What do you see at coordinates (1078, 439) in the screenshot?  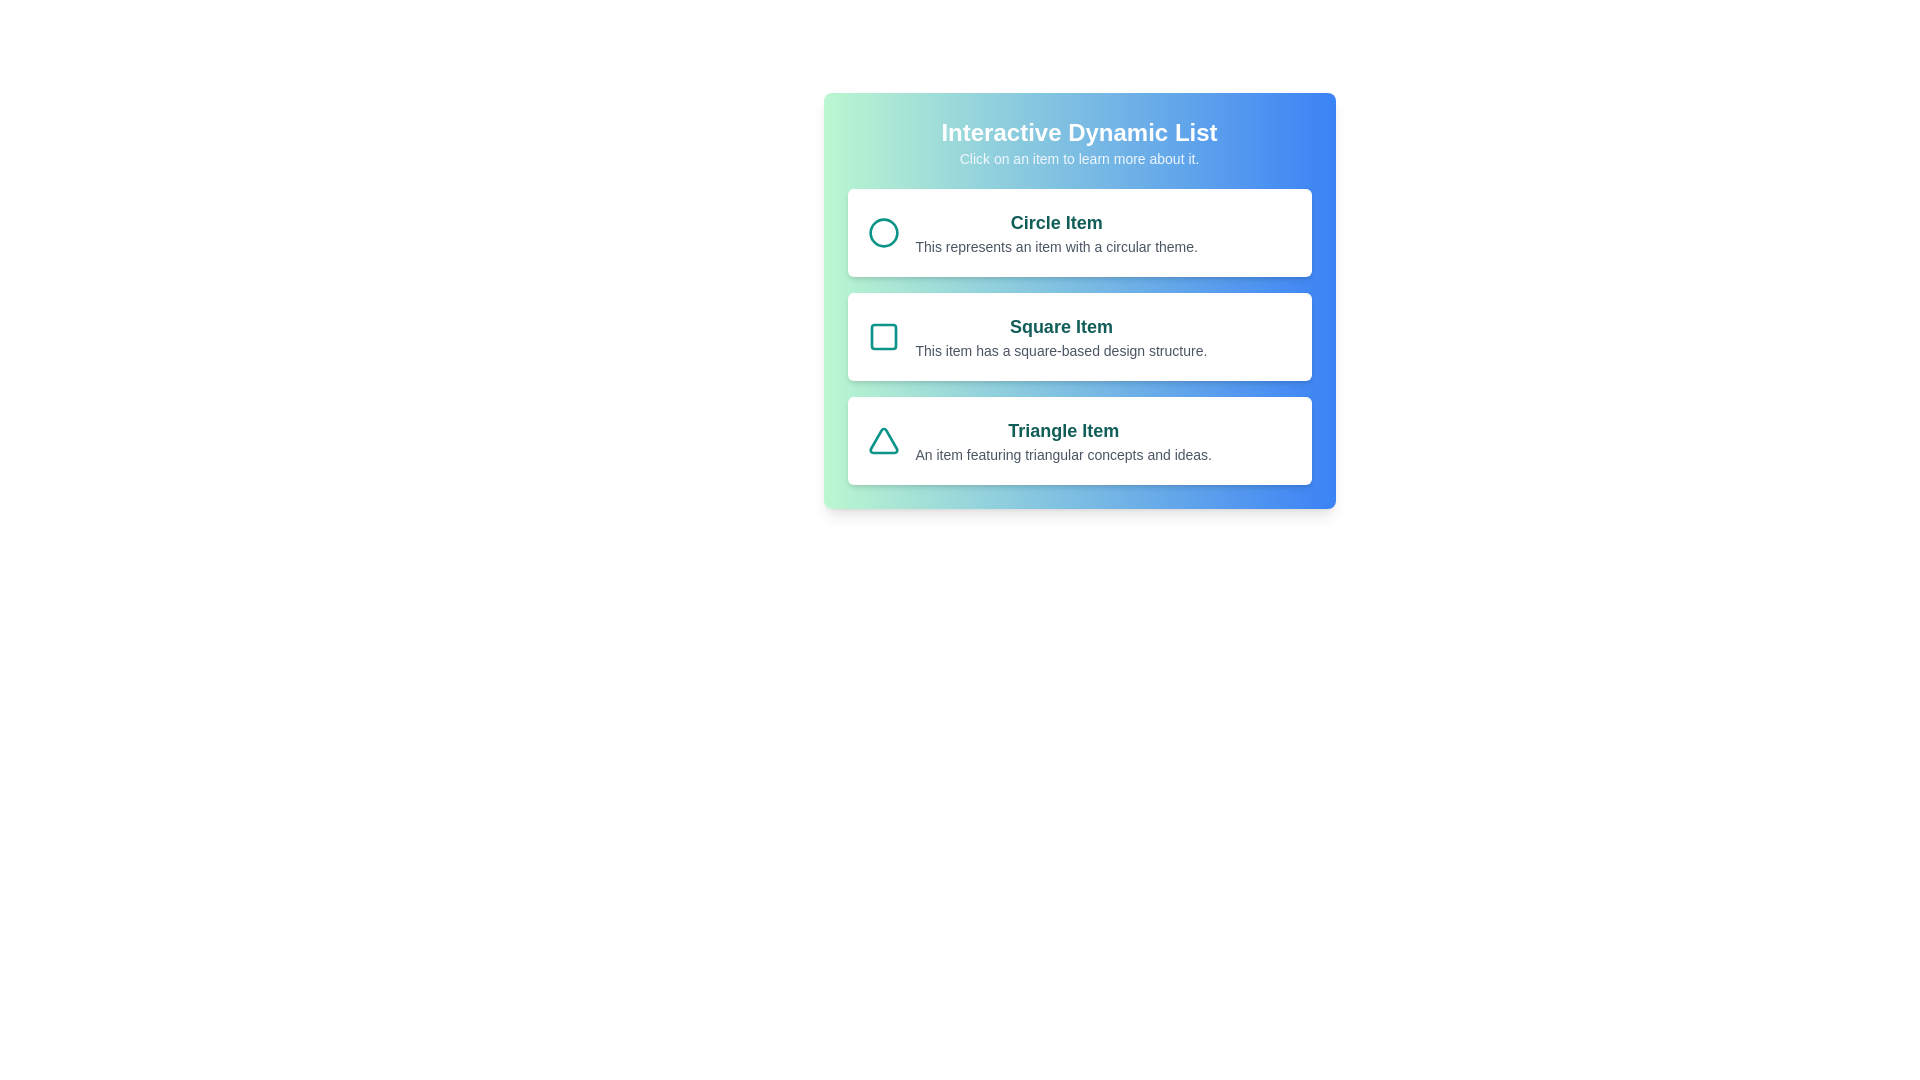 I see `the list item Triangle Item to observe changes in its background color` at bounding box center [1078, 439].